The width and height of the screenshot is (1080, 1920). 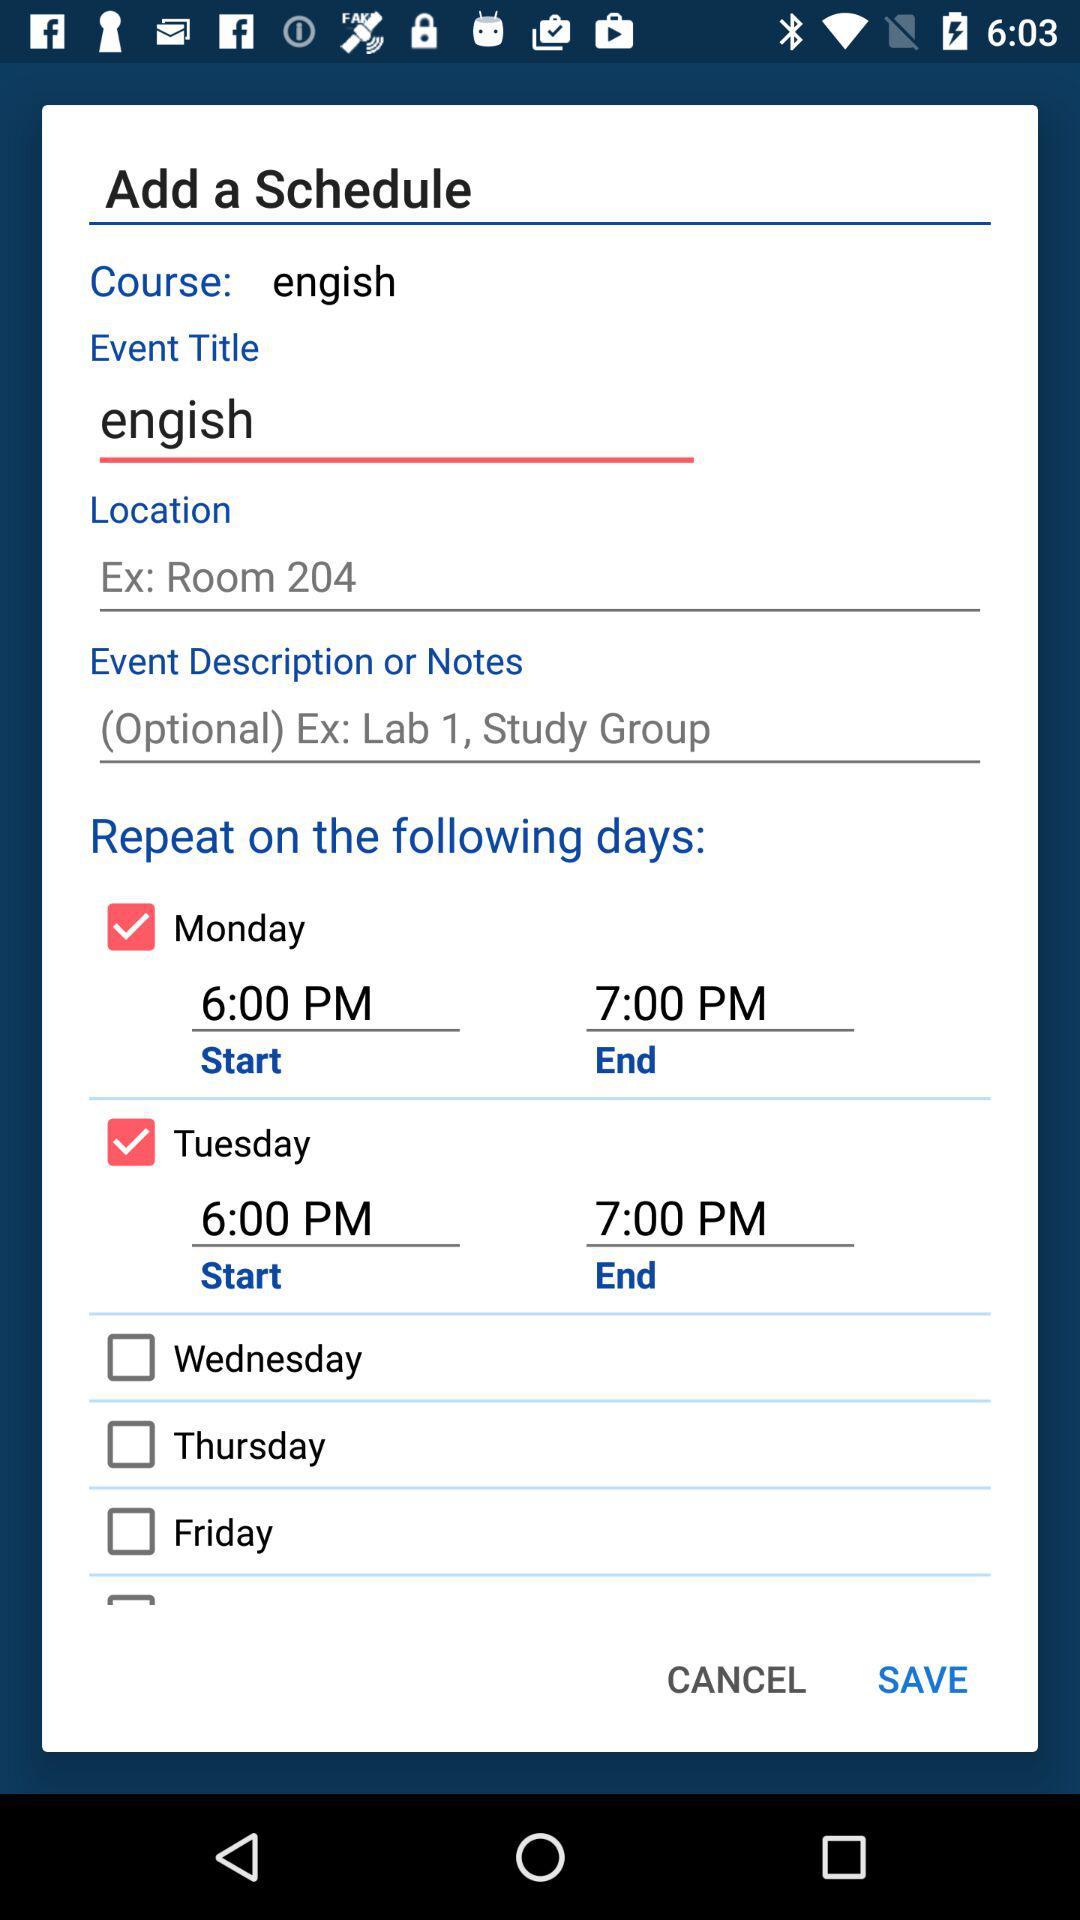 What do you see at coordinates (199, 1142) in the screenshot?
I see `item to the left of the 7:00 pm` at bounding box center [199, 1142].